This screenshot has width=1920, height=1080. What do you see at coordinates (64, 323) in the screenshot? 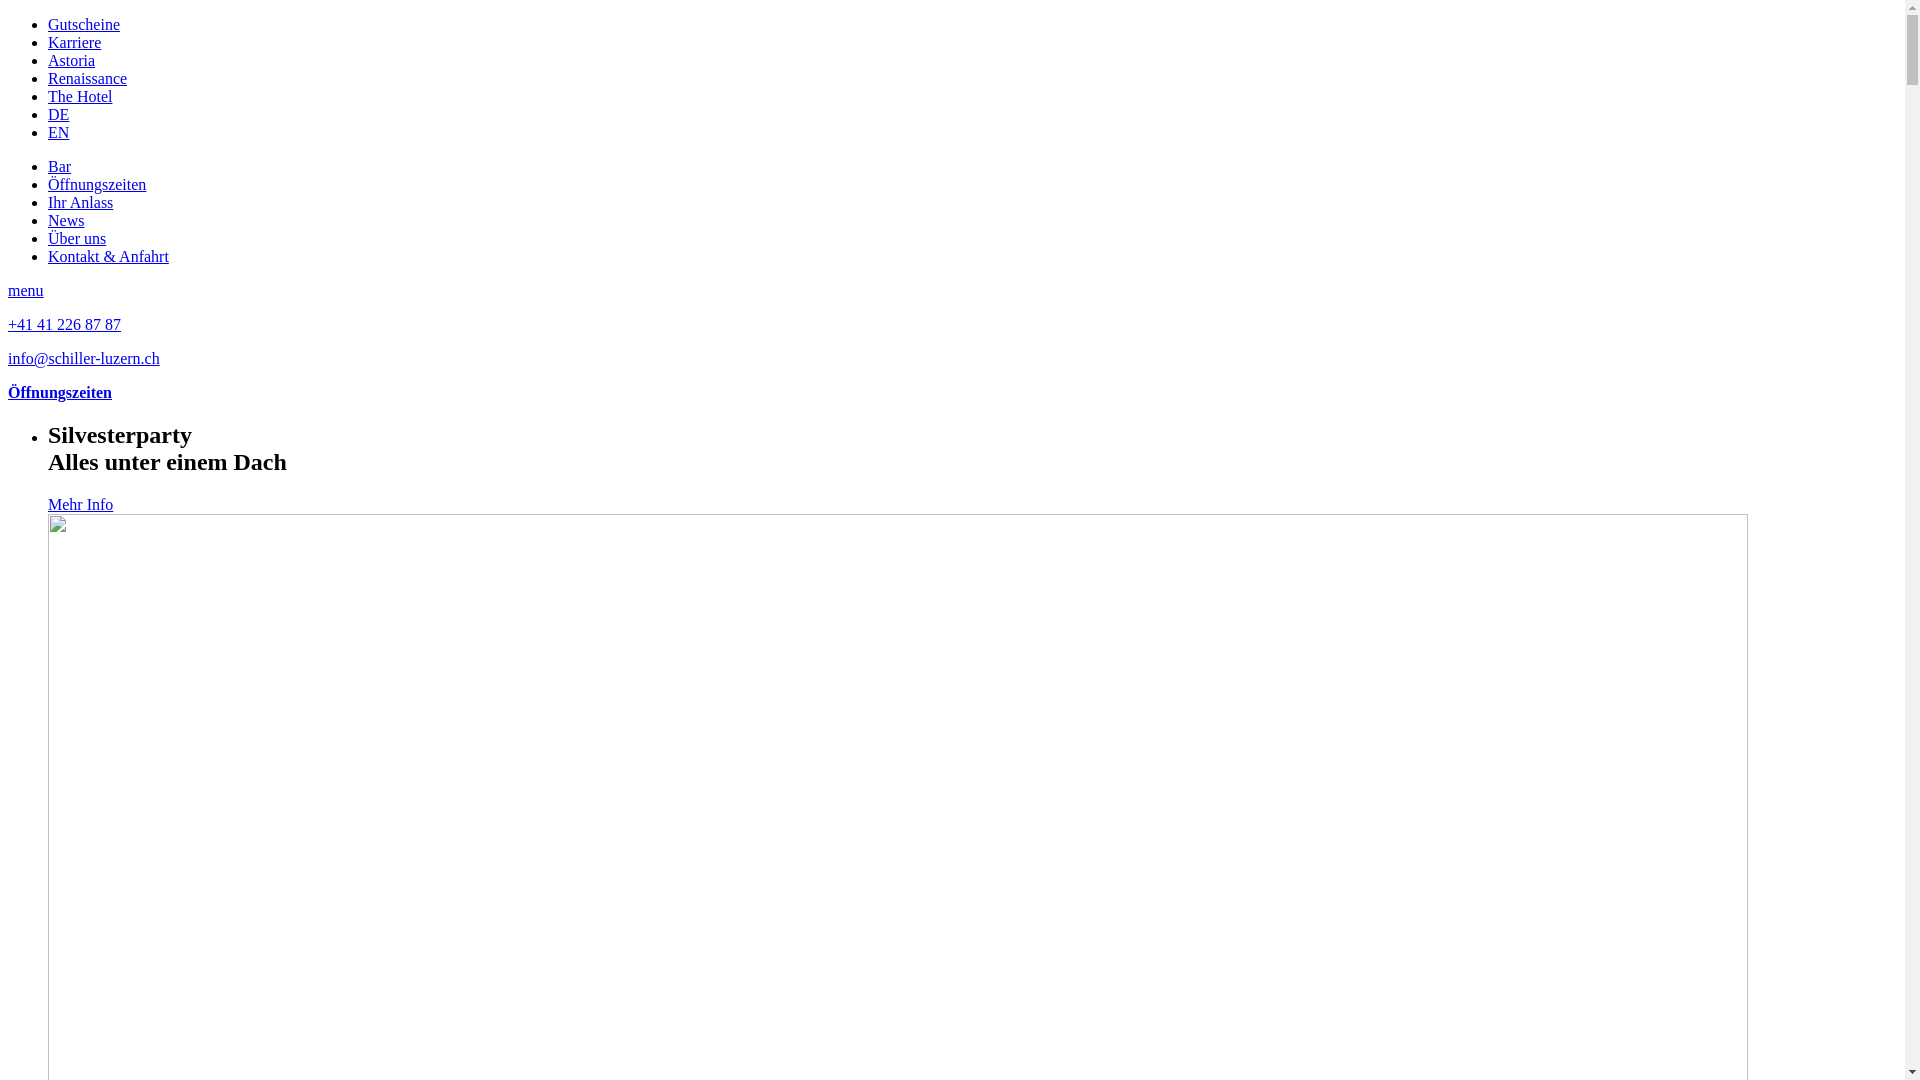
I see `'+41 41 226 87 87'` at bounding box center [64, 323].